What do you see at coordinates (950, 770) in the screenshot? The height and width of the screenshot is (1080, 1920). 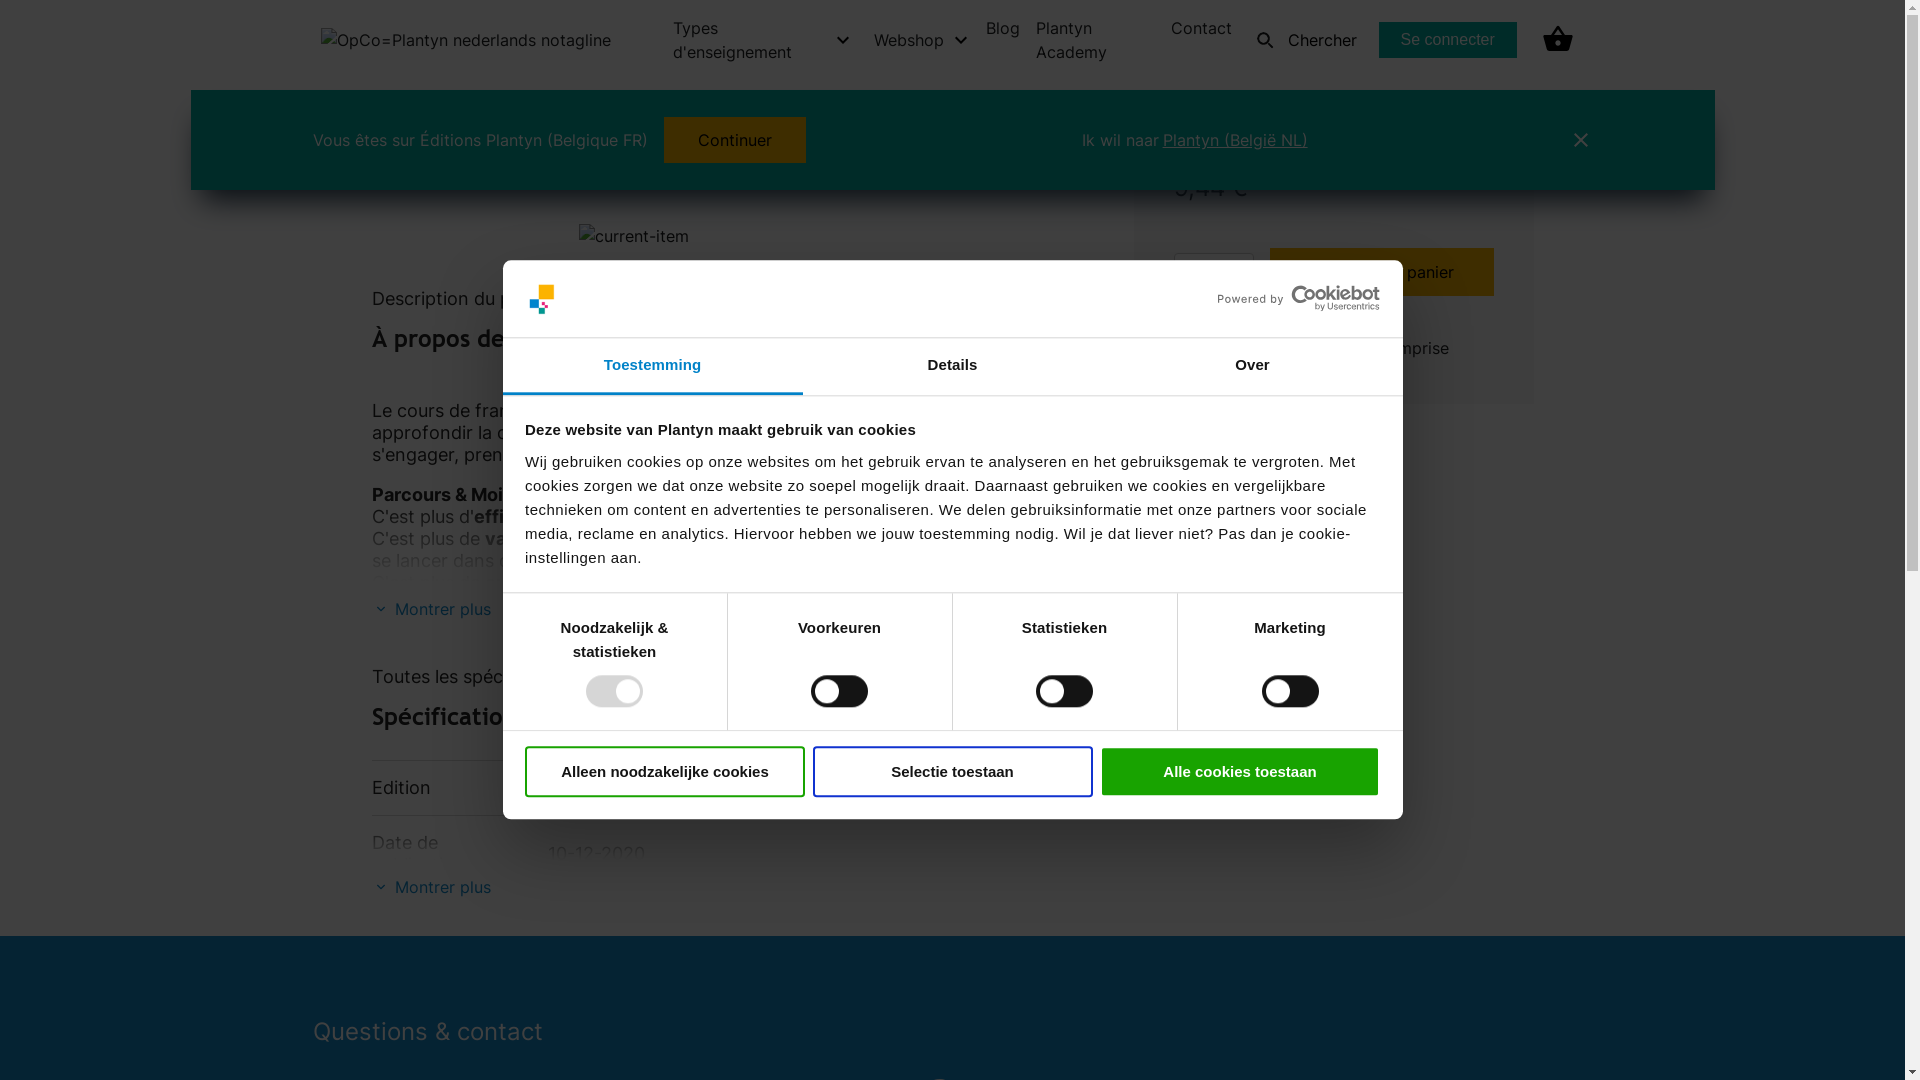 I see `'Selectie toestaan'` at bounding box center [950, 770].